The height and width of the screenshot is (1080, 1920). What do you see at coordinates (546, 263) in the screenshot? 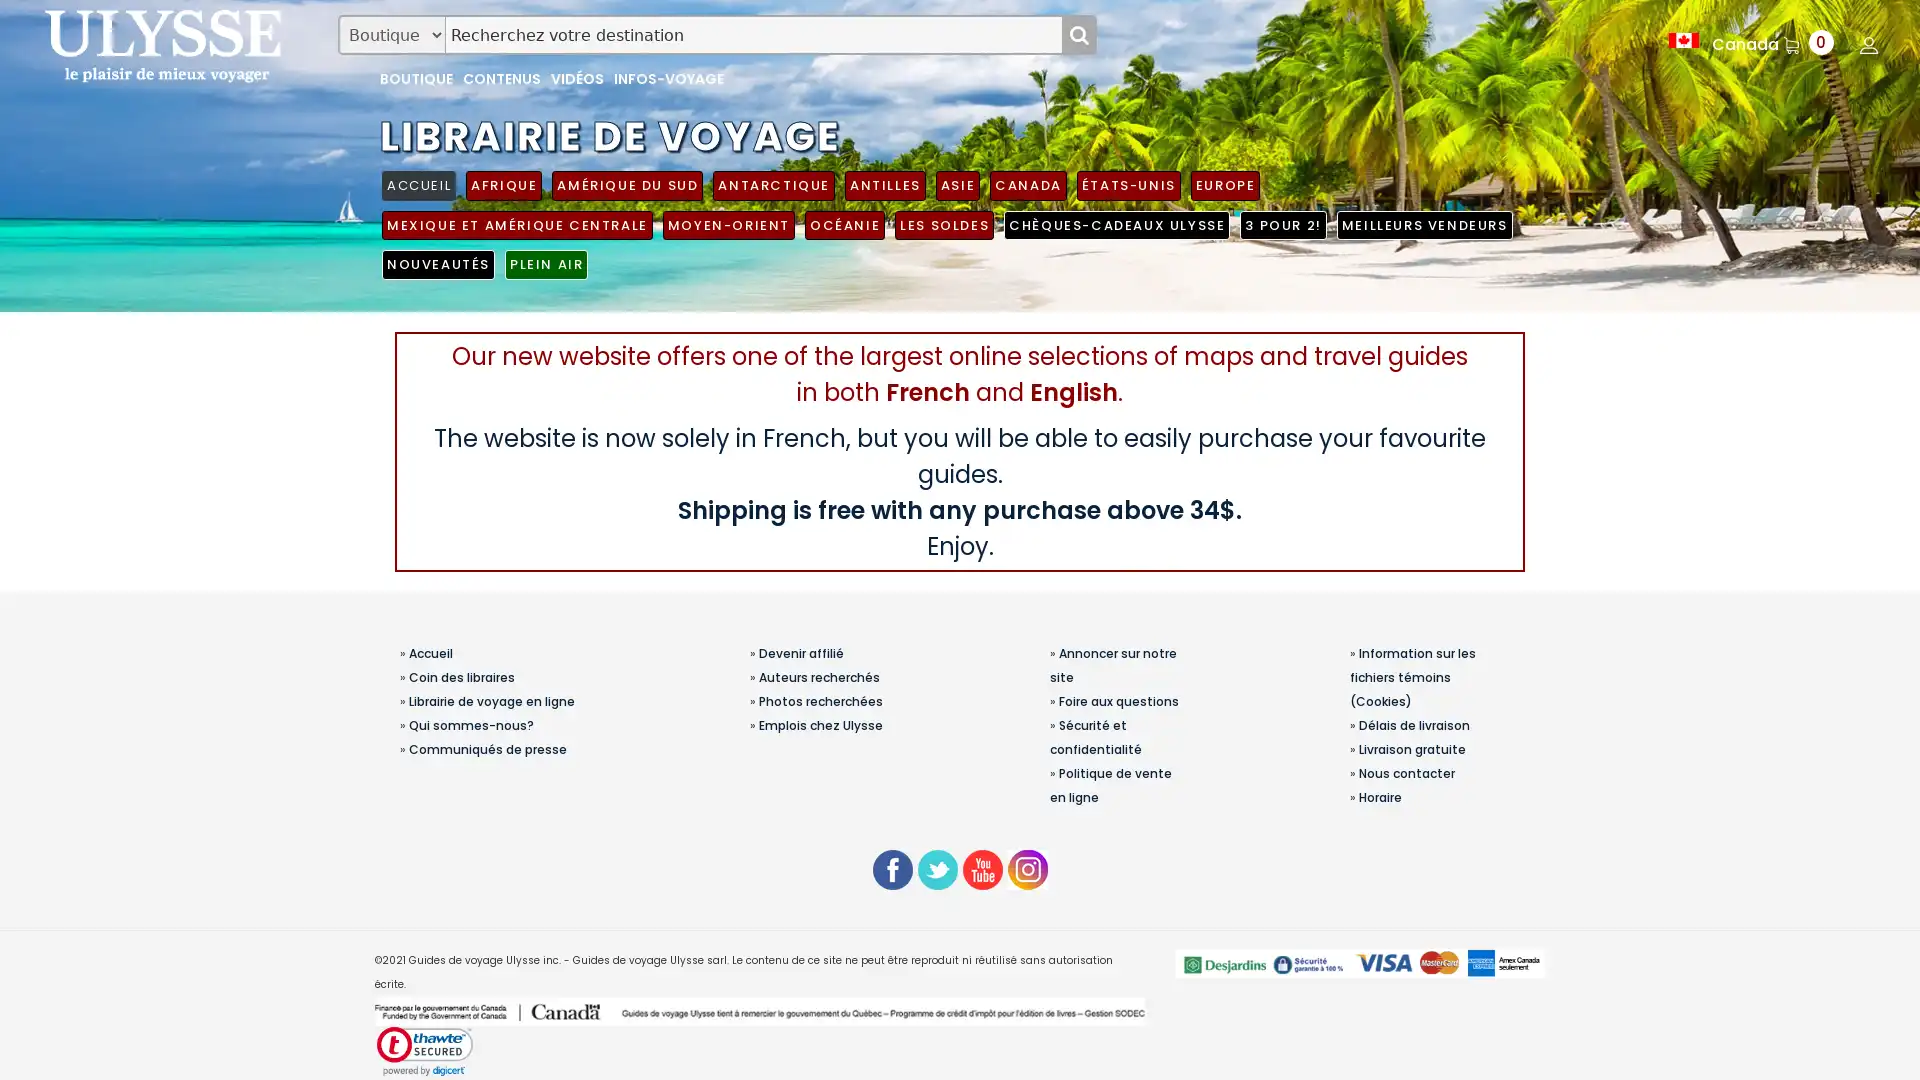
I see `PLEIN AIR` at bounding box center [546, 263].